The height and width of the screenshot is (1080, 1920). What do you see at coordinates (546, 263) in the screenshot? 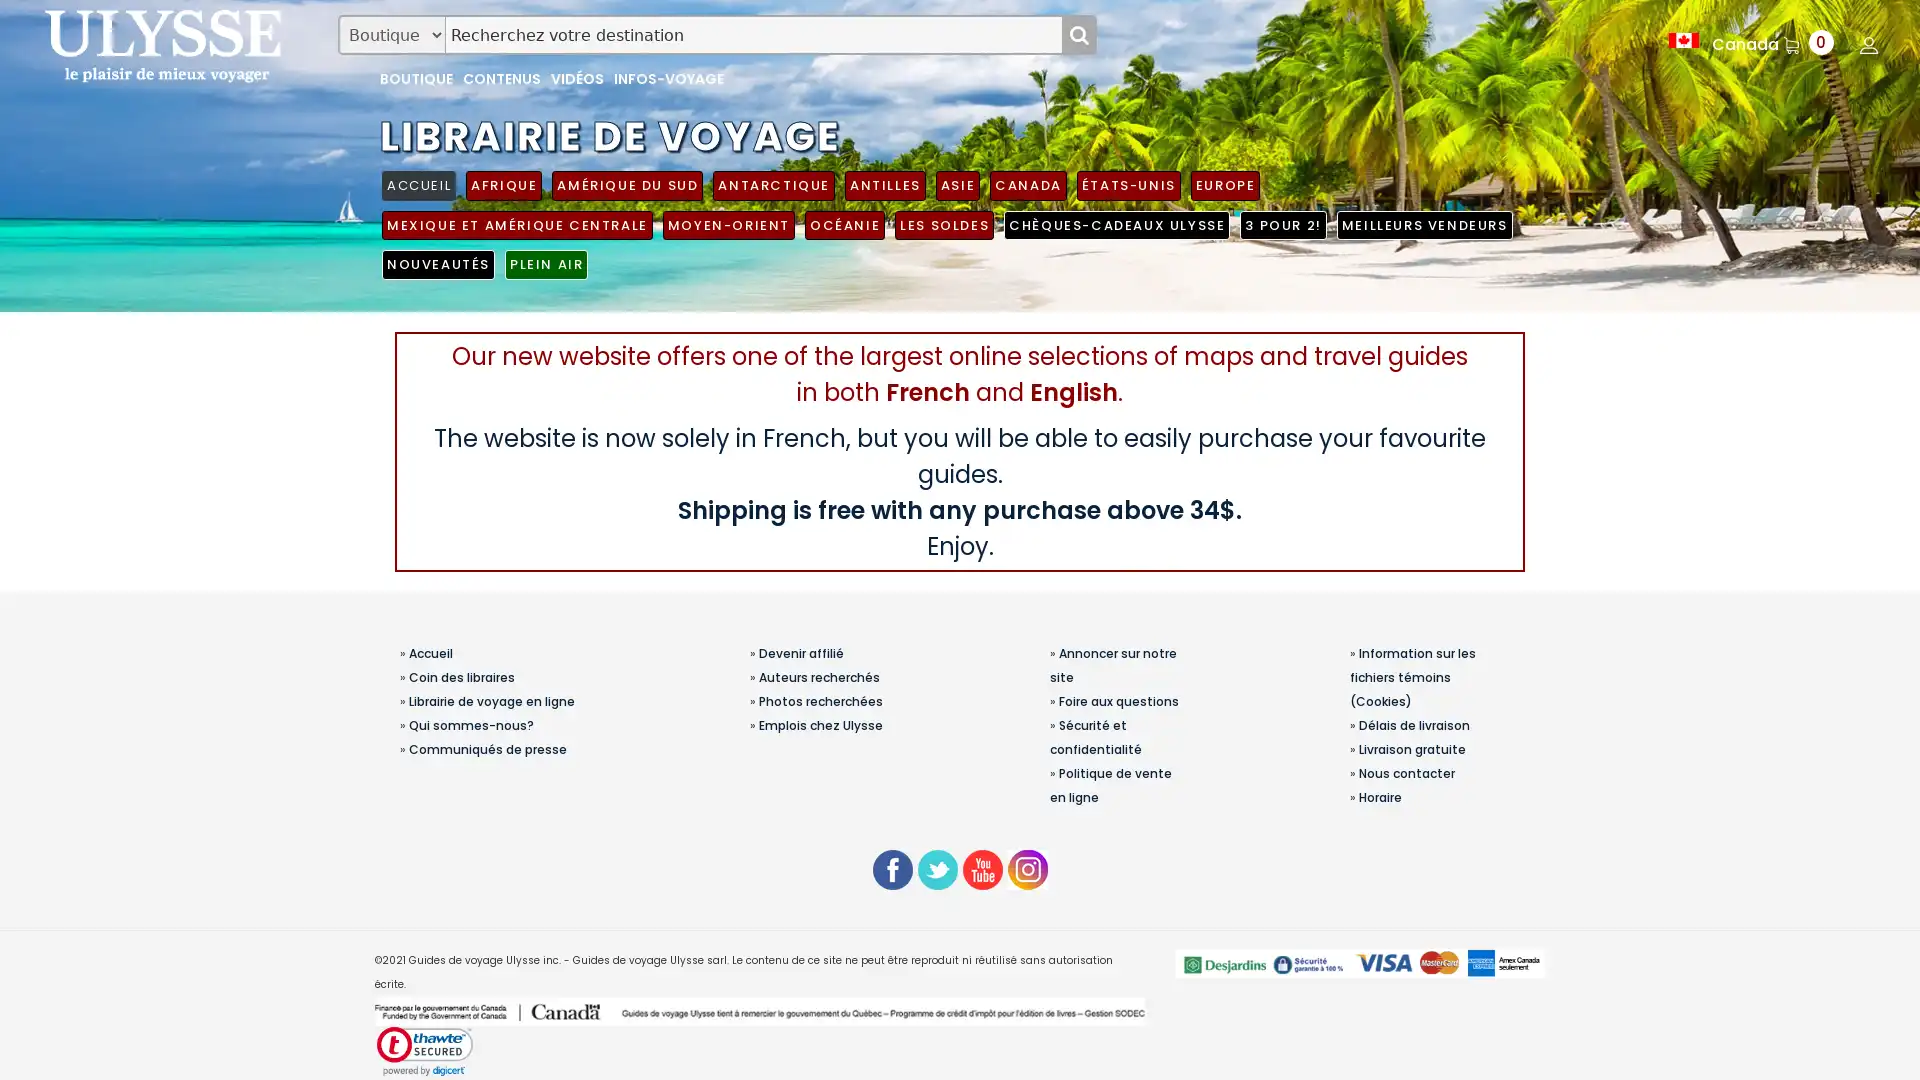
I see `PLEIN AIR` at bounding box center [546, 263].